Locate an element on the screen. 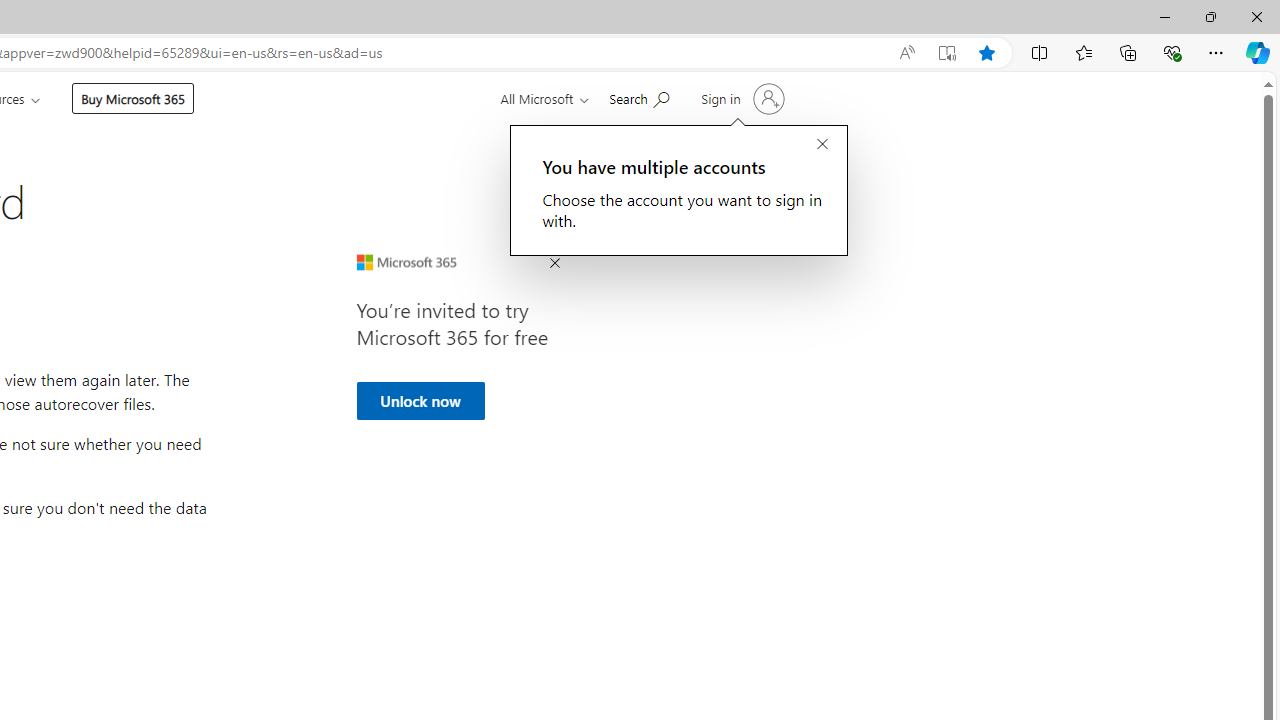 This screenshot has height=720, width=1280. 'Search for help' is located at coordinates (638, 97).